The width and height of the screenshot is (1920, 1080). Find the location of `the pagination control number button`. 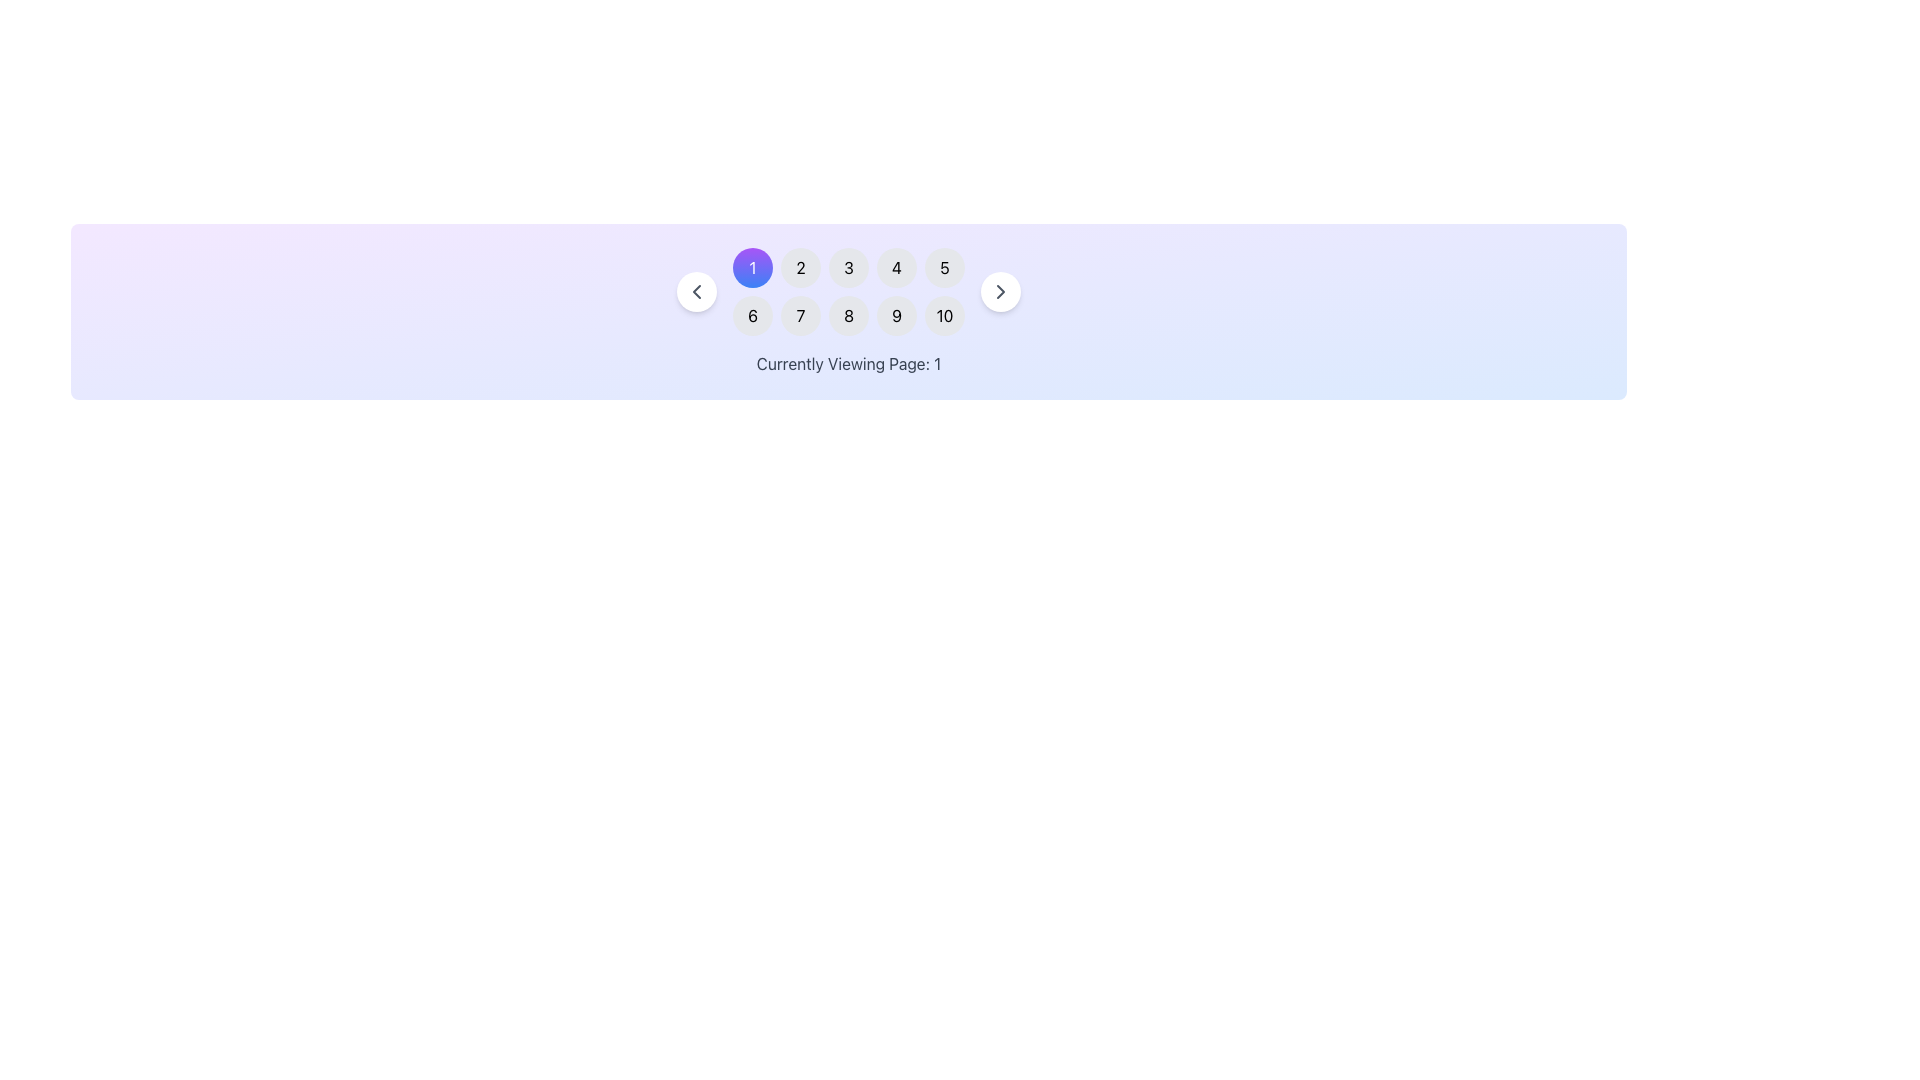

the pagination control number button is located at coordinates (849, 292).